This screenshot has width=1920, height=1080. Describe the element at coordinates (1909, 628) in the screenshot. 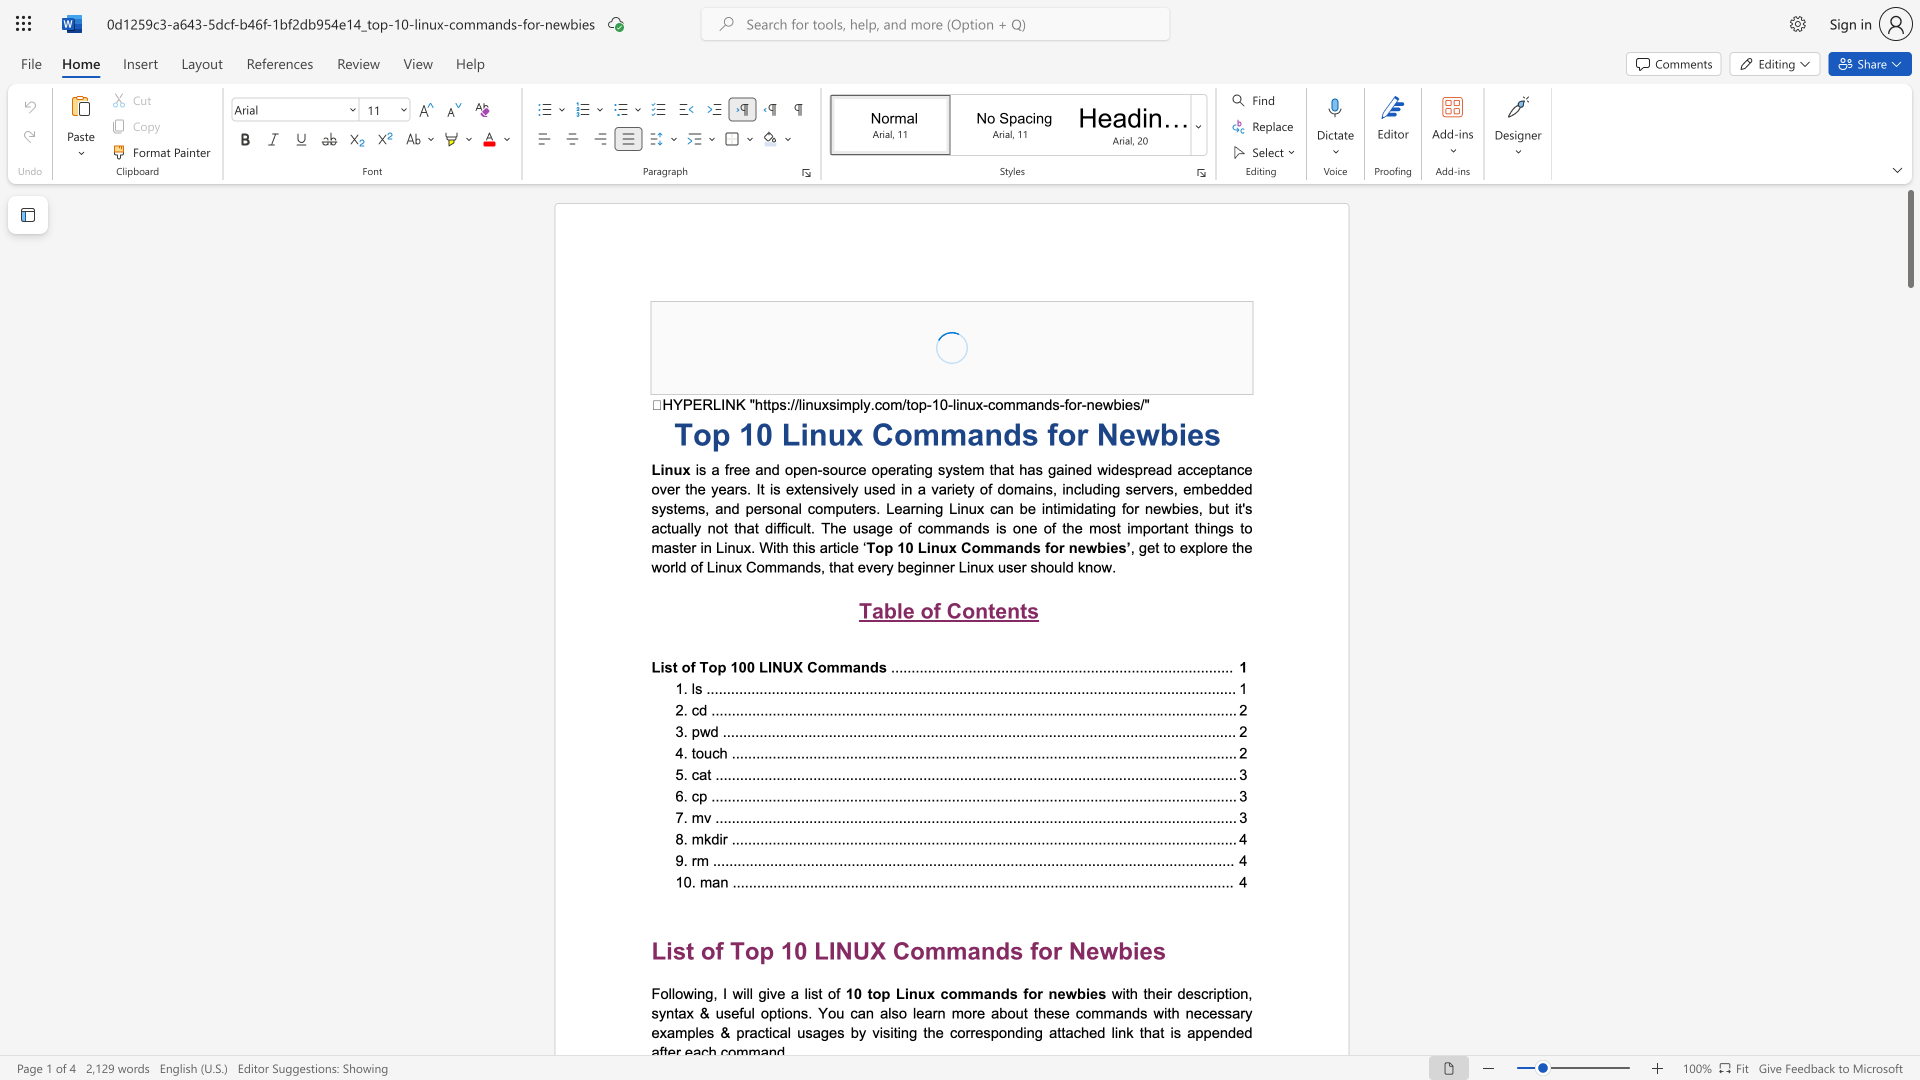

I see `the scrollbar on the right to move the page downward` at that location.